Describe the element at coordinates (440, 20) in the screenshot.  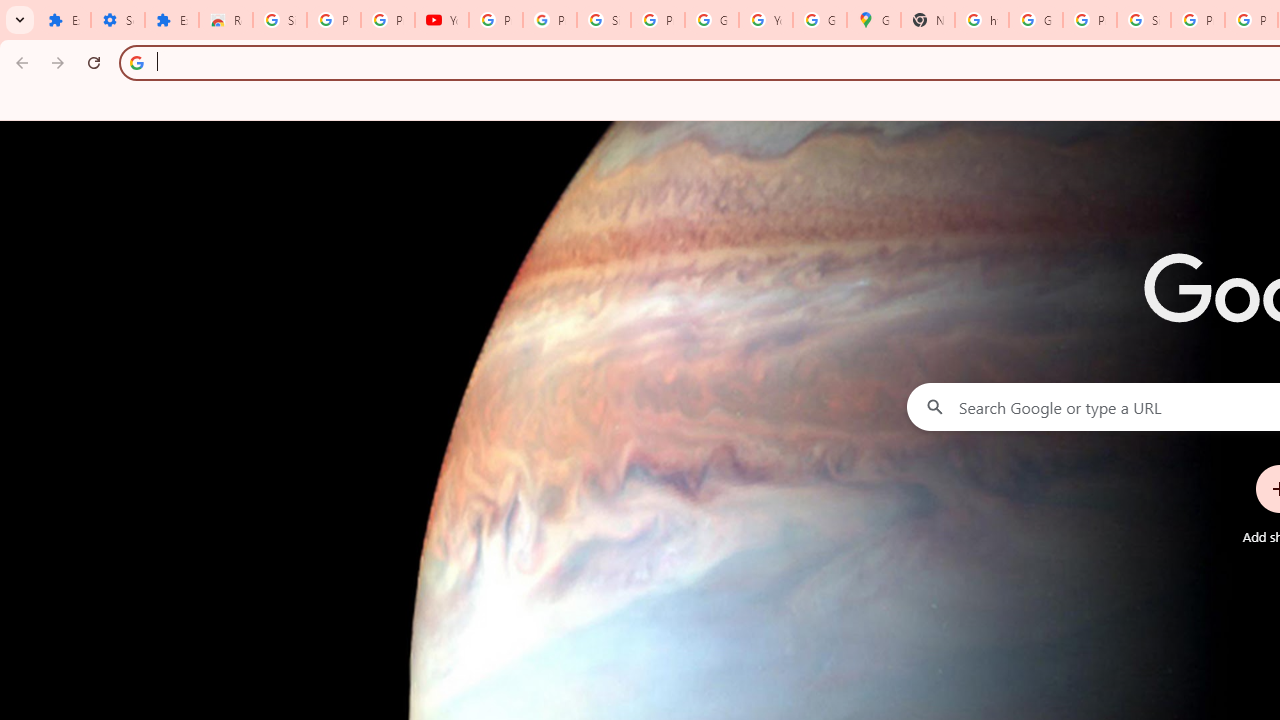
I see `'YouTube'` at that location.